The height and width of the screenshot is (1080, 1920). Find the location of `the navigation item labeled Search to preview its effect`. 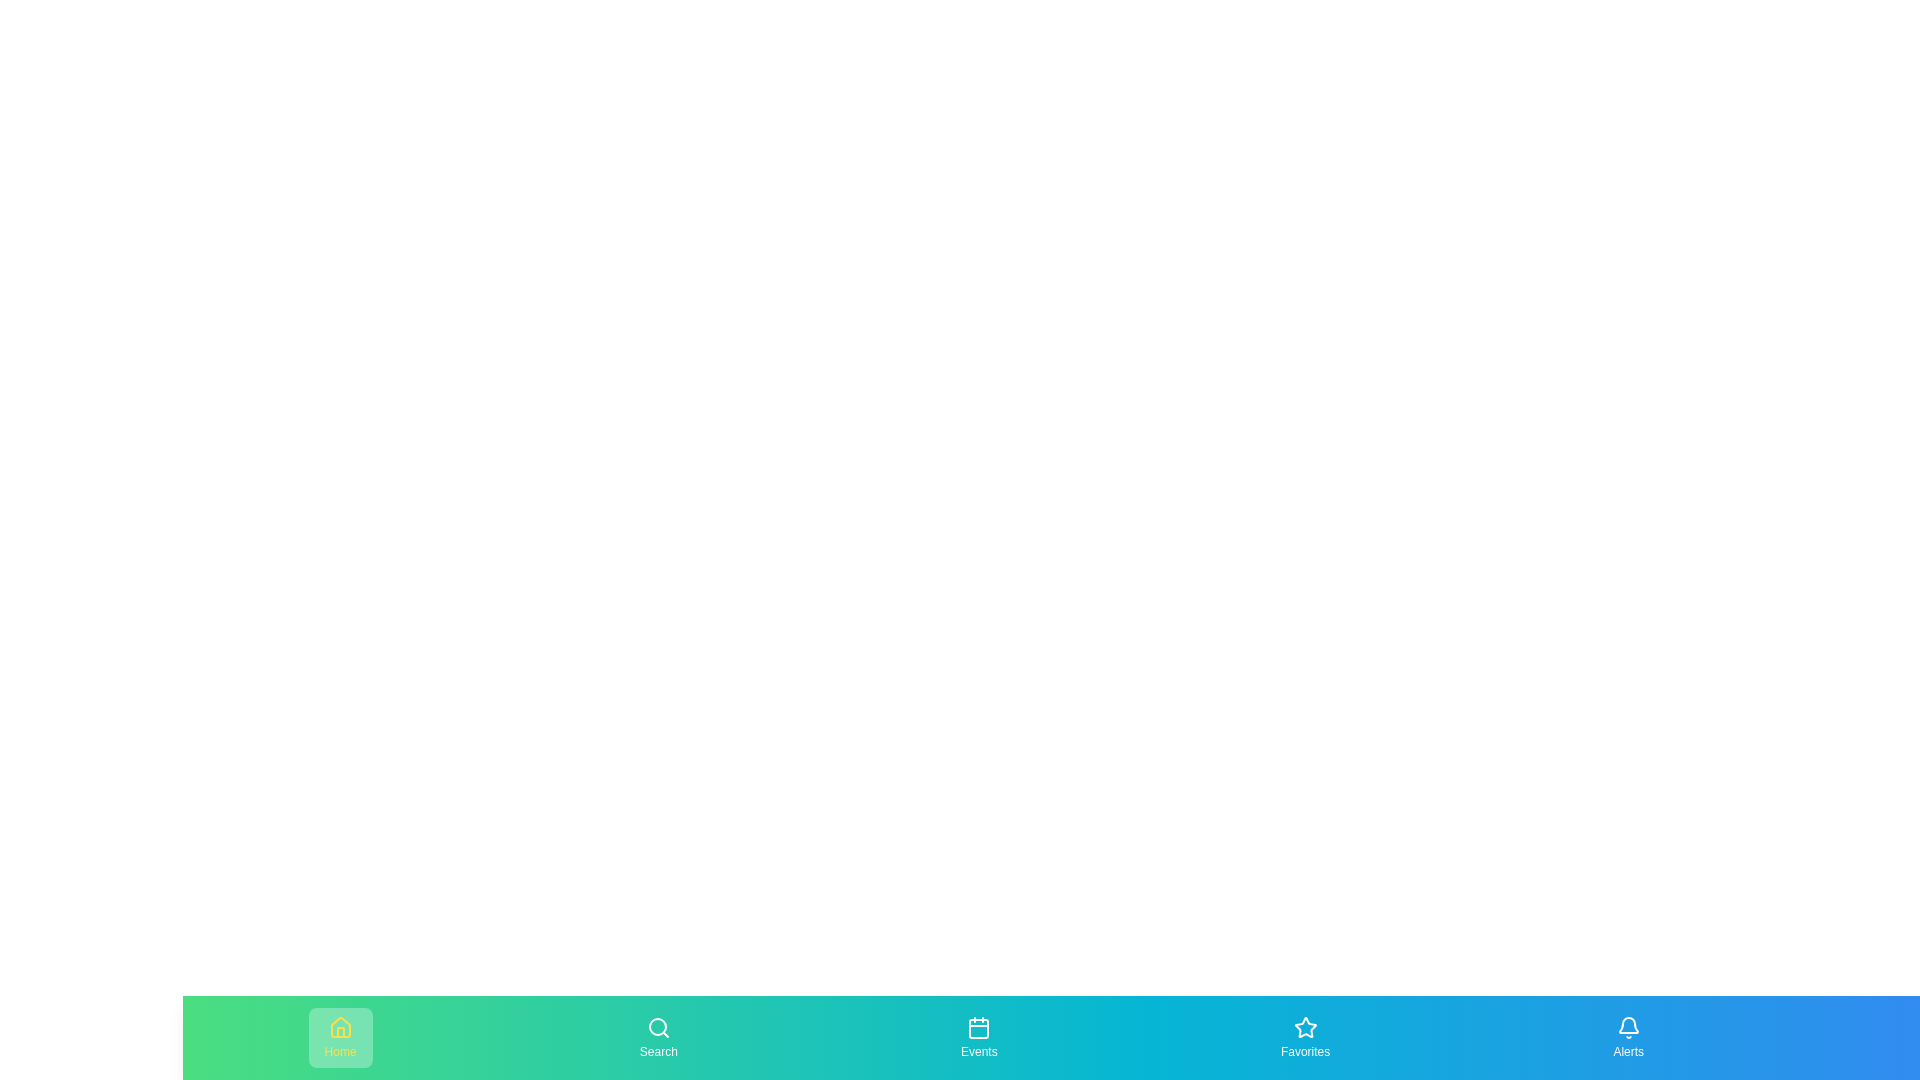

the navigation item labeled Search to preview its effect is located at coordinates (658, 1036).